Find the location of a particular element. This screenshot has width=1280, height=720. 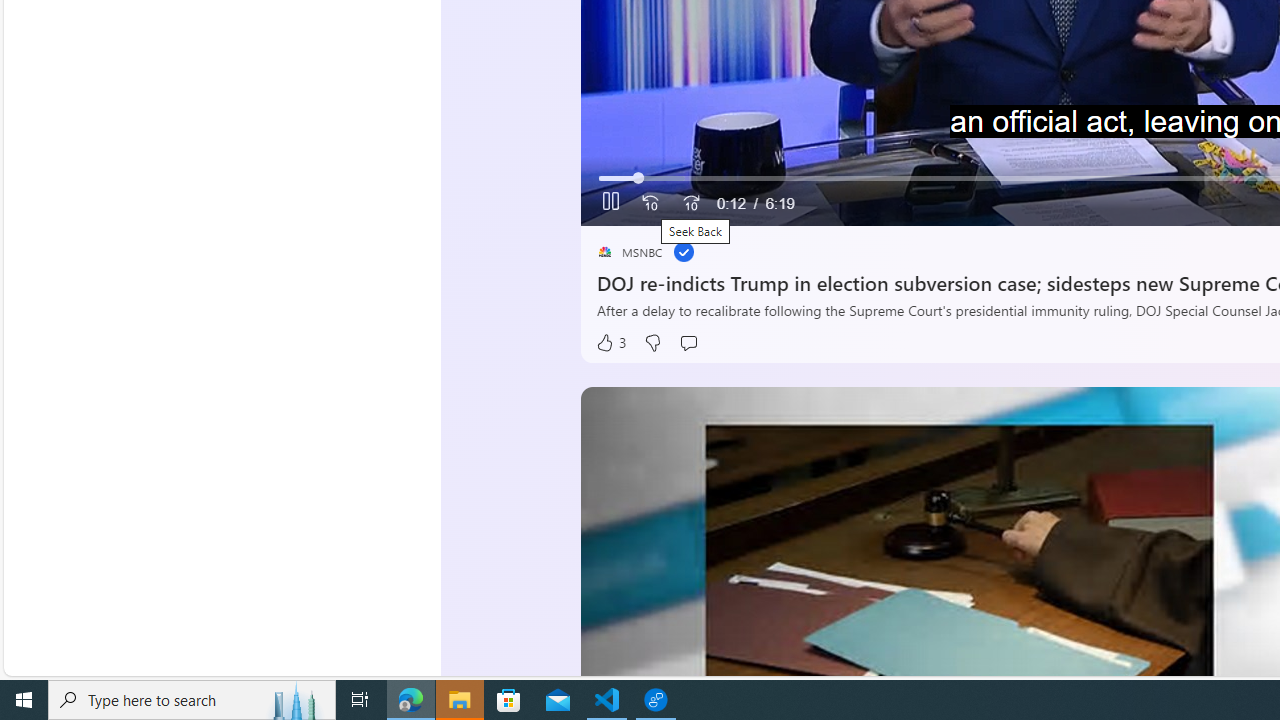

'Dislike' is located at coordinates (652, 342).